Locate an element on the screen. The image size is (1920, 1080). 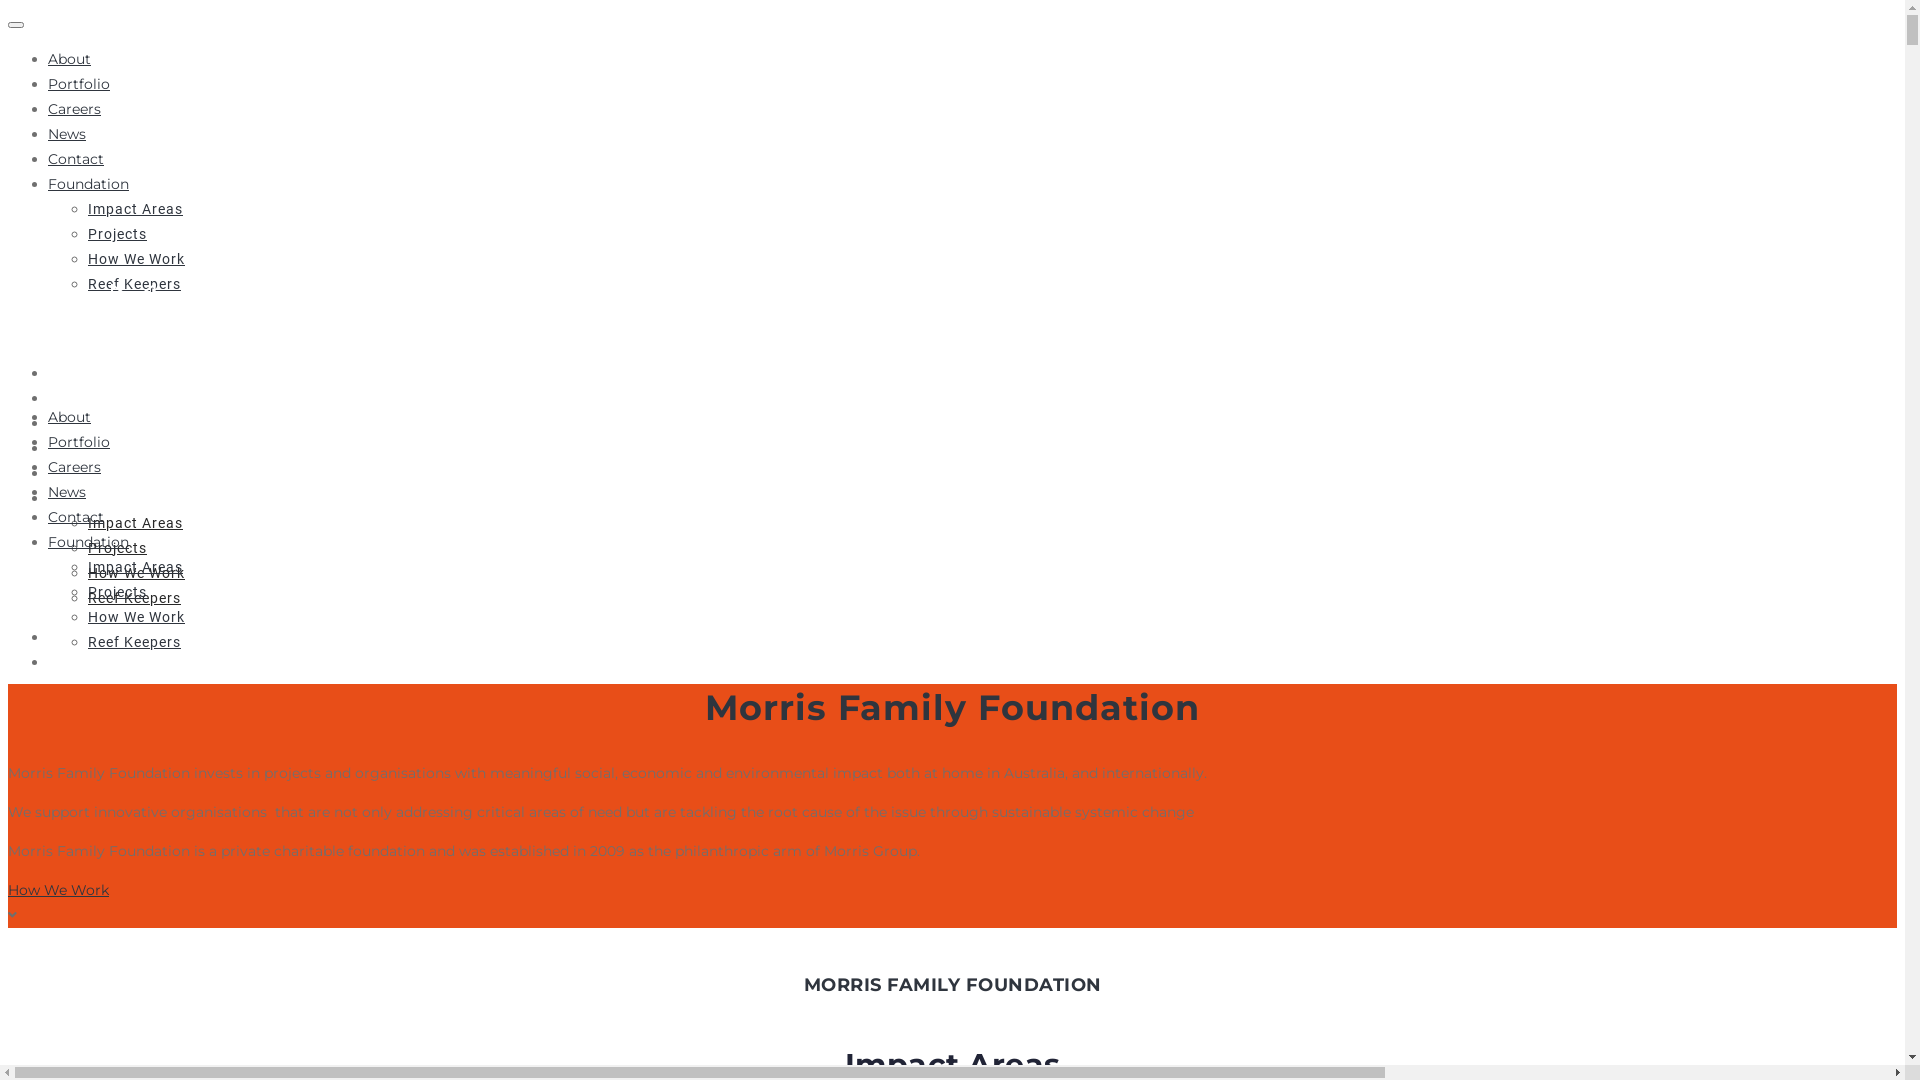
'Impact Areas' is located at coordinates (134, 208).